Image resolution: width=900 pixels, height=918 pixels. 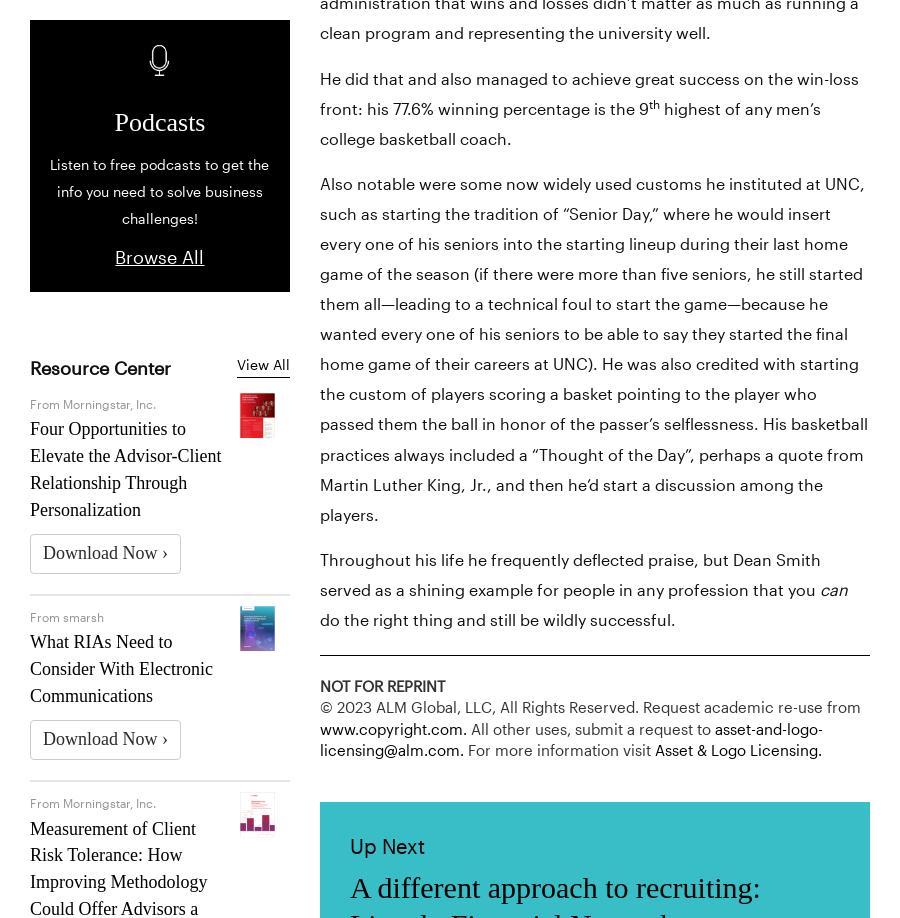 I want to click on 'Asset & Logo Licensing.', so click(x=736, y=750).